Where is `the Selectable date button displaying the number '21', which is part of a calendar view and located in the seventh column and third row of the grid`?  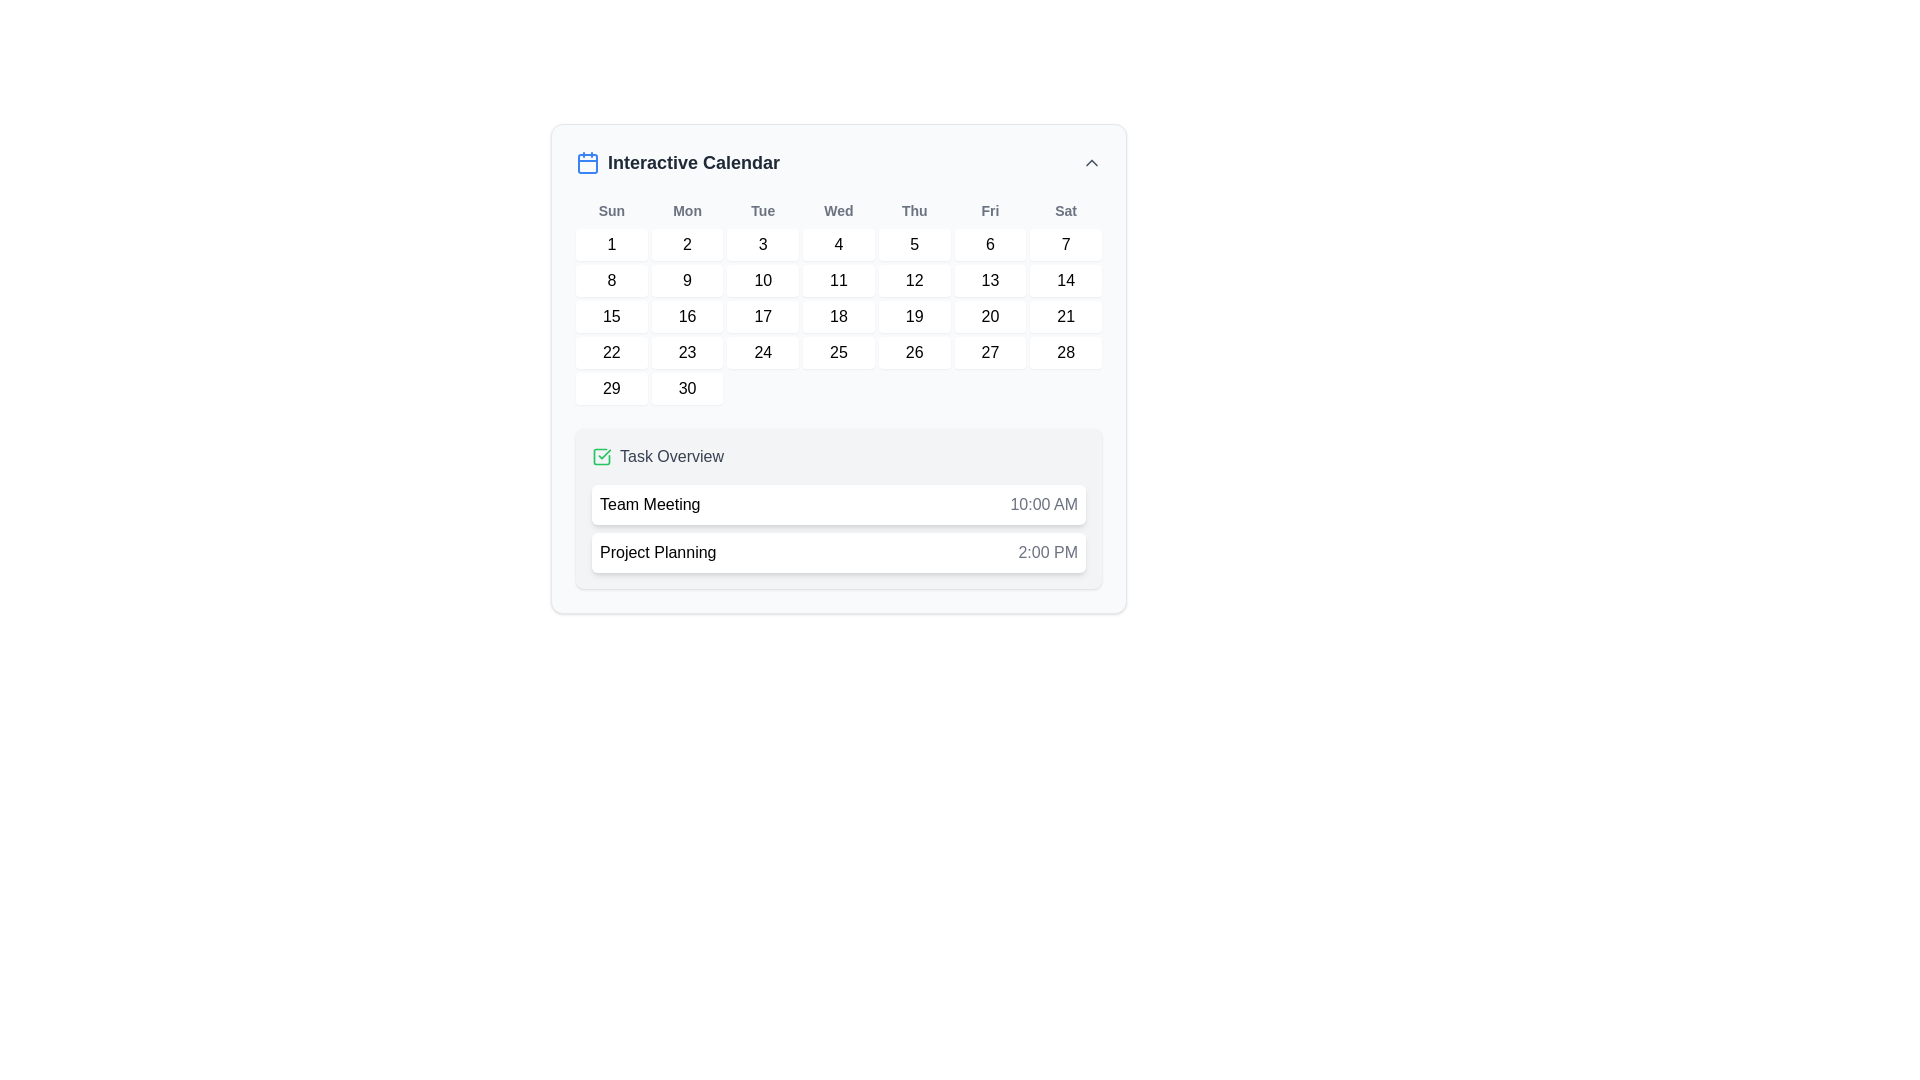 the Selectable date button displaying the number '21', which is part of a calendar view and located in the seventh column and third row of the grid is located at coordinates (1065, 315).